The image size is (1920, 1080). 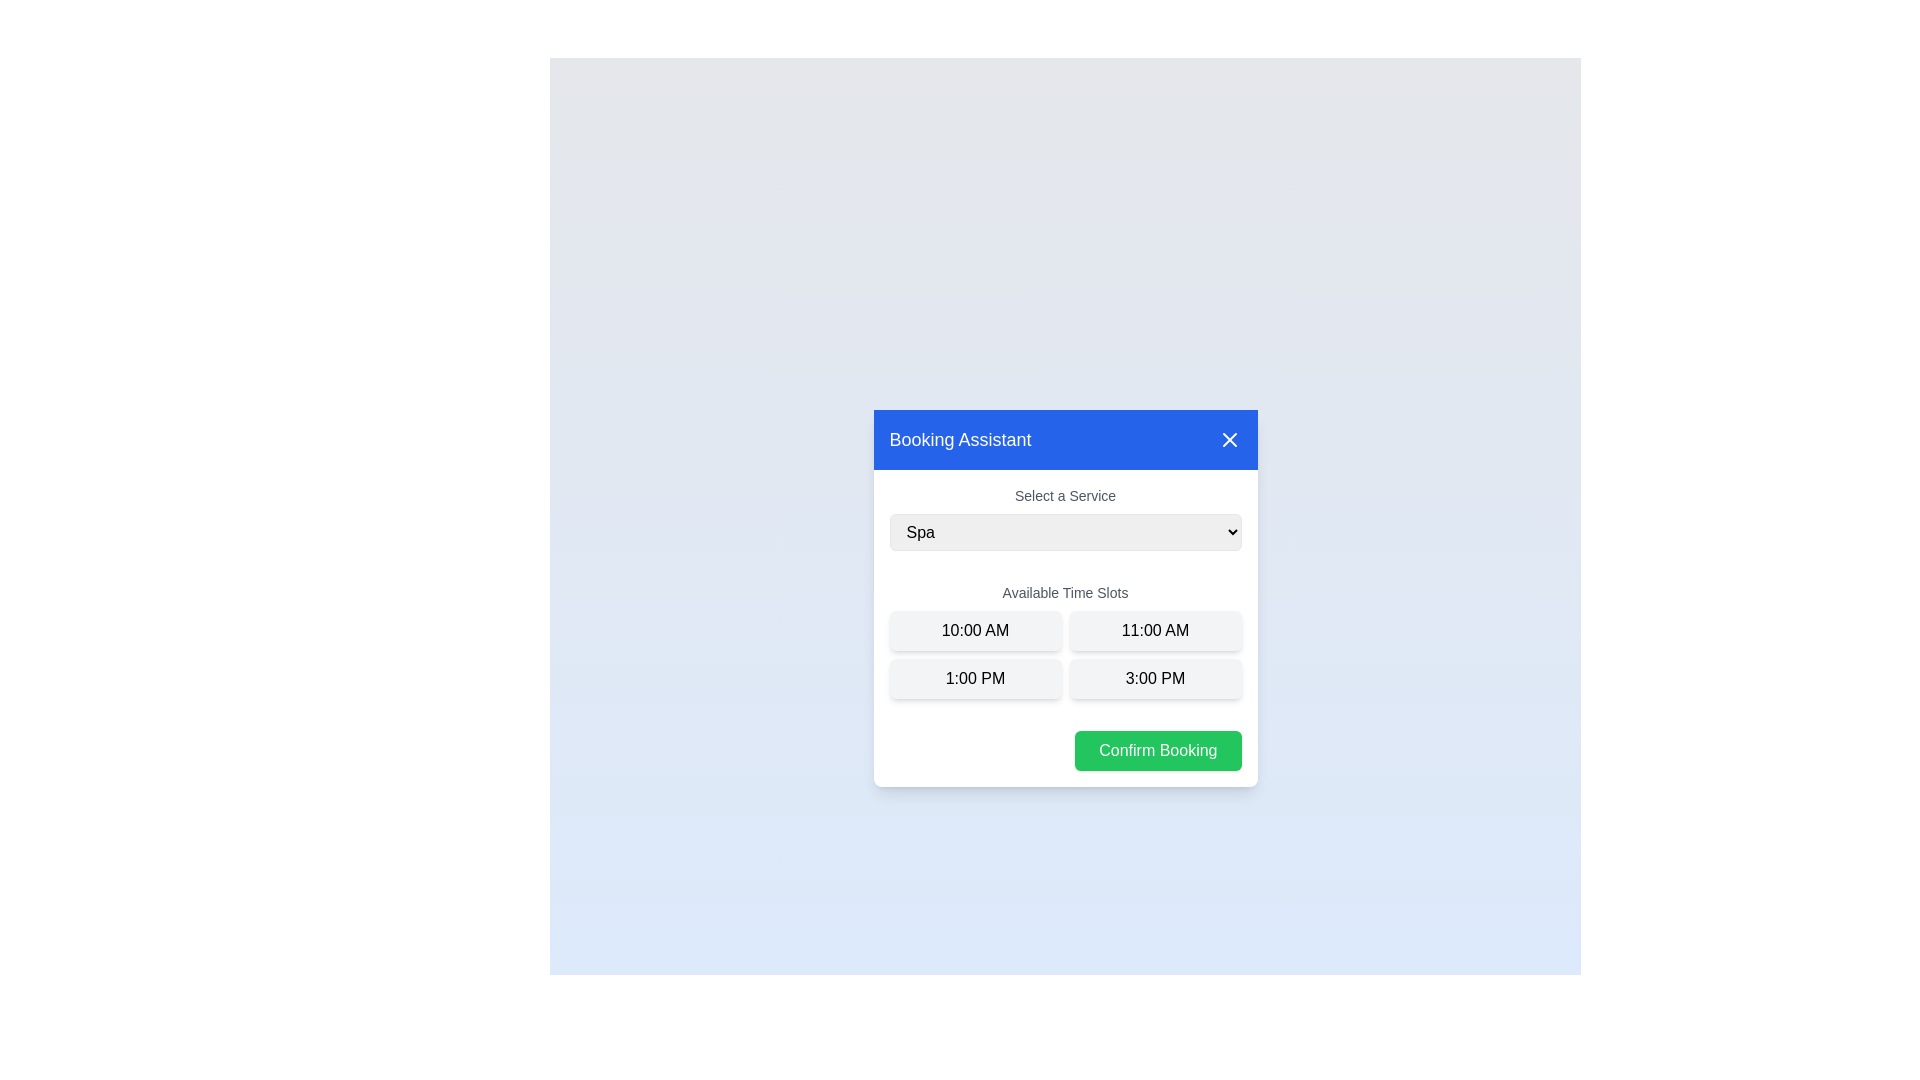 I want to click on the time slot 10:00 AM by clicking on its button, so click(x=975, y=630).